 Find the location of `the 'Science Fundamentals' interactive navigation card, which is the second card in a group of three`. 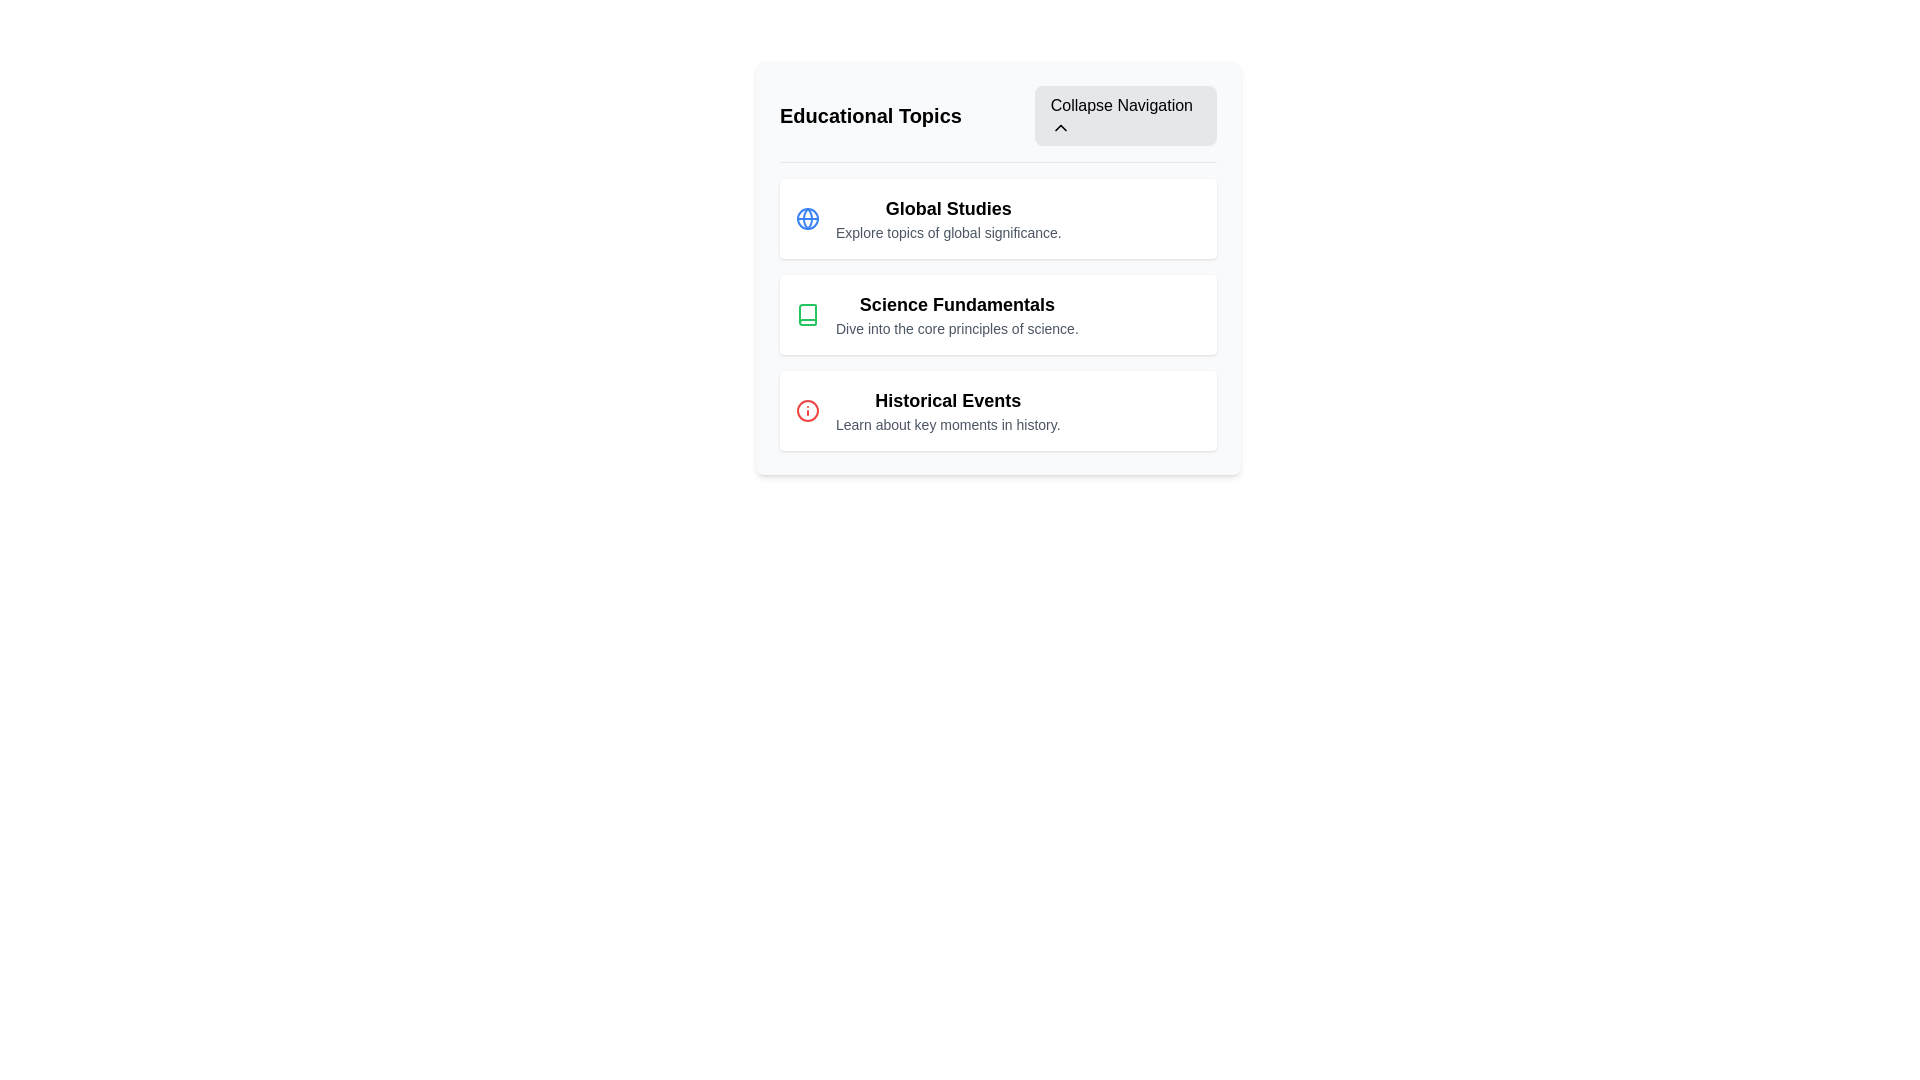

the 'Science Fundamentals' interactive navigation card, which is the second card in a group of three is located at coordinates (998, 267).